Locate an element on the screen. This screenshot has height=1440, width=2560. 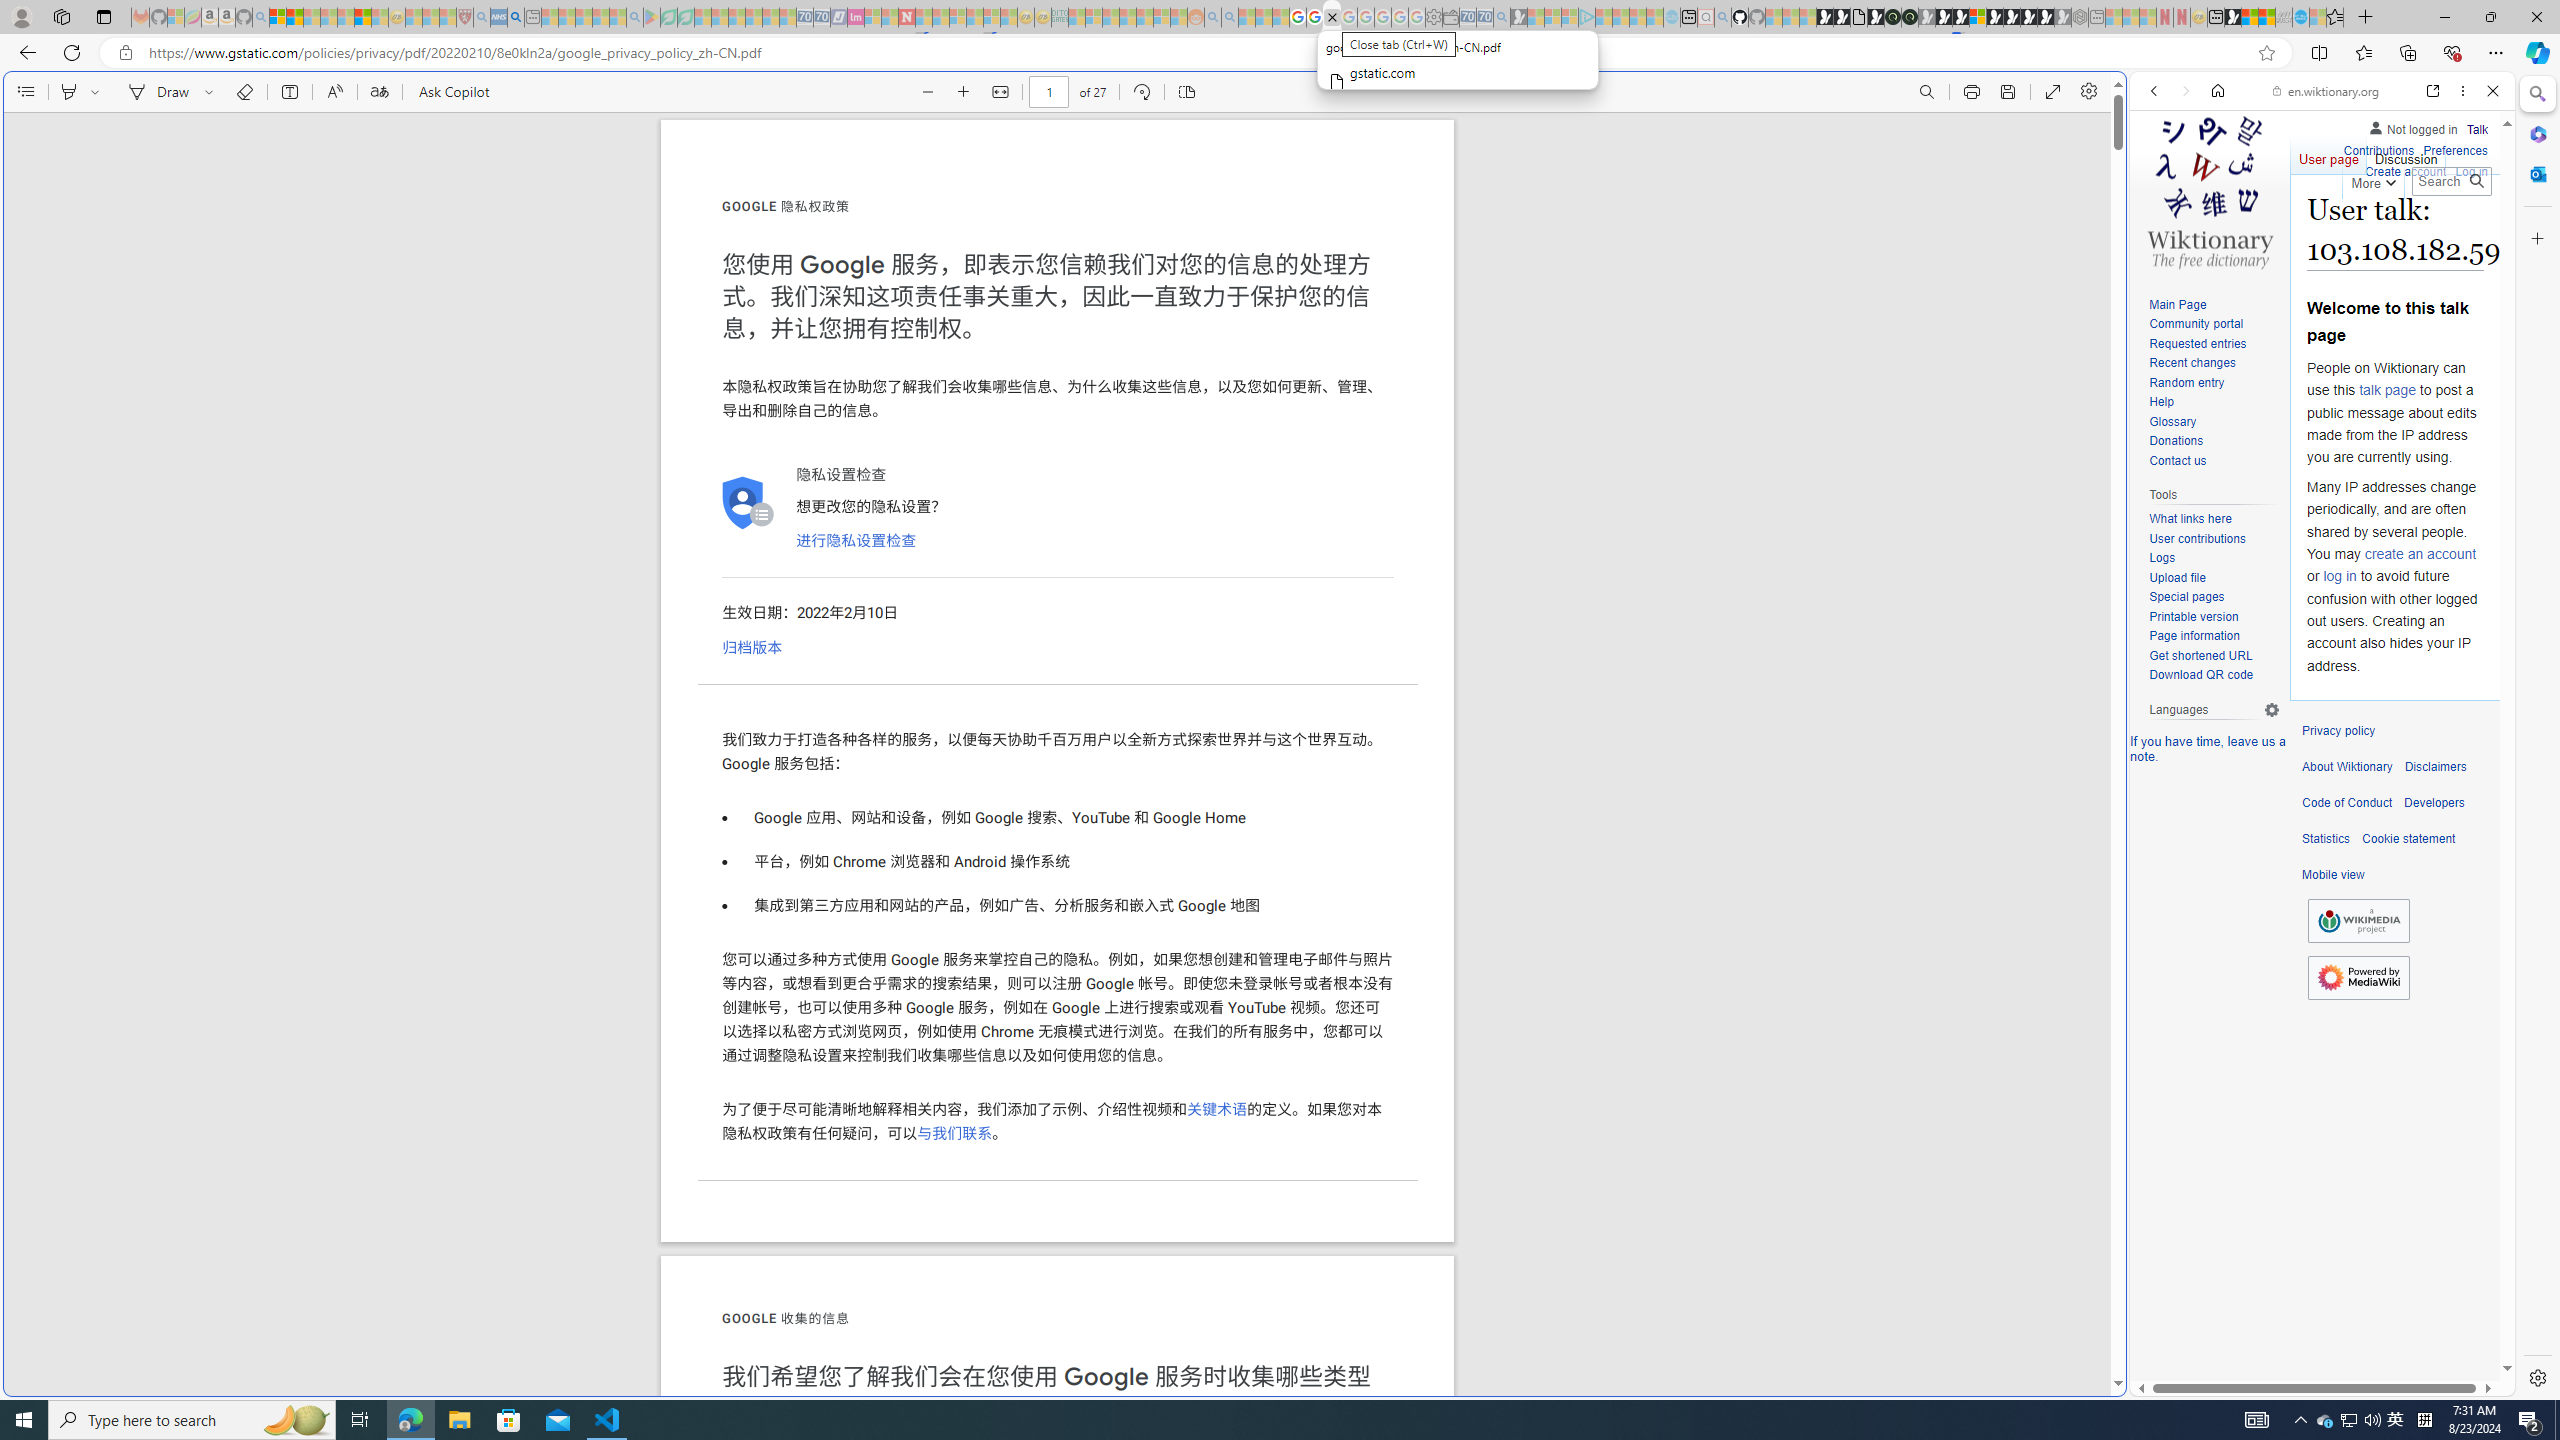
'Recent changes' is located at coordinates (2213, 363).